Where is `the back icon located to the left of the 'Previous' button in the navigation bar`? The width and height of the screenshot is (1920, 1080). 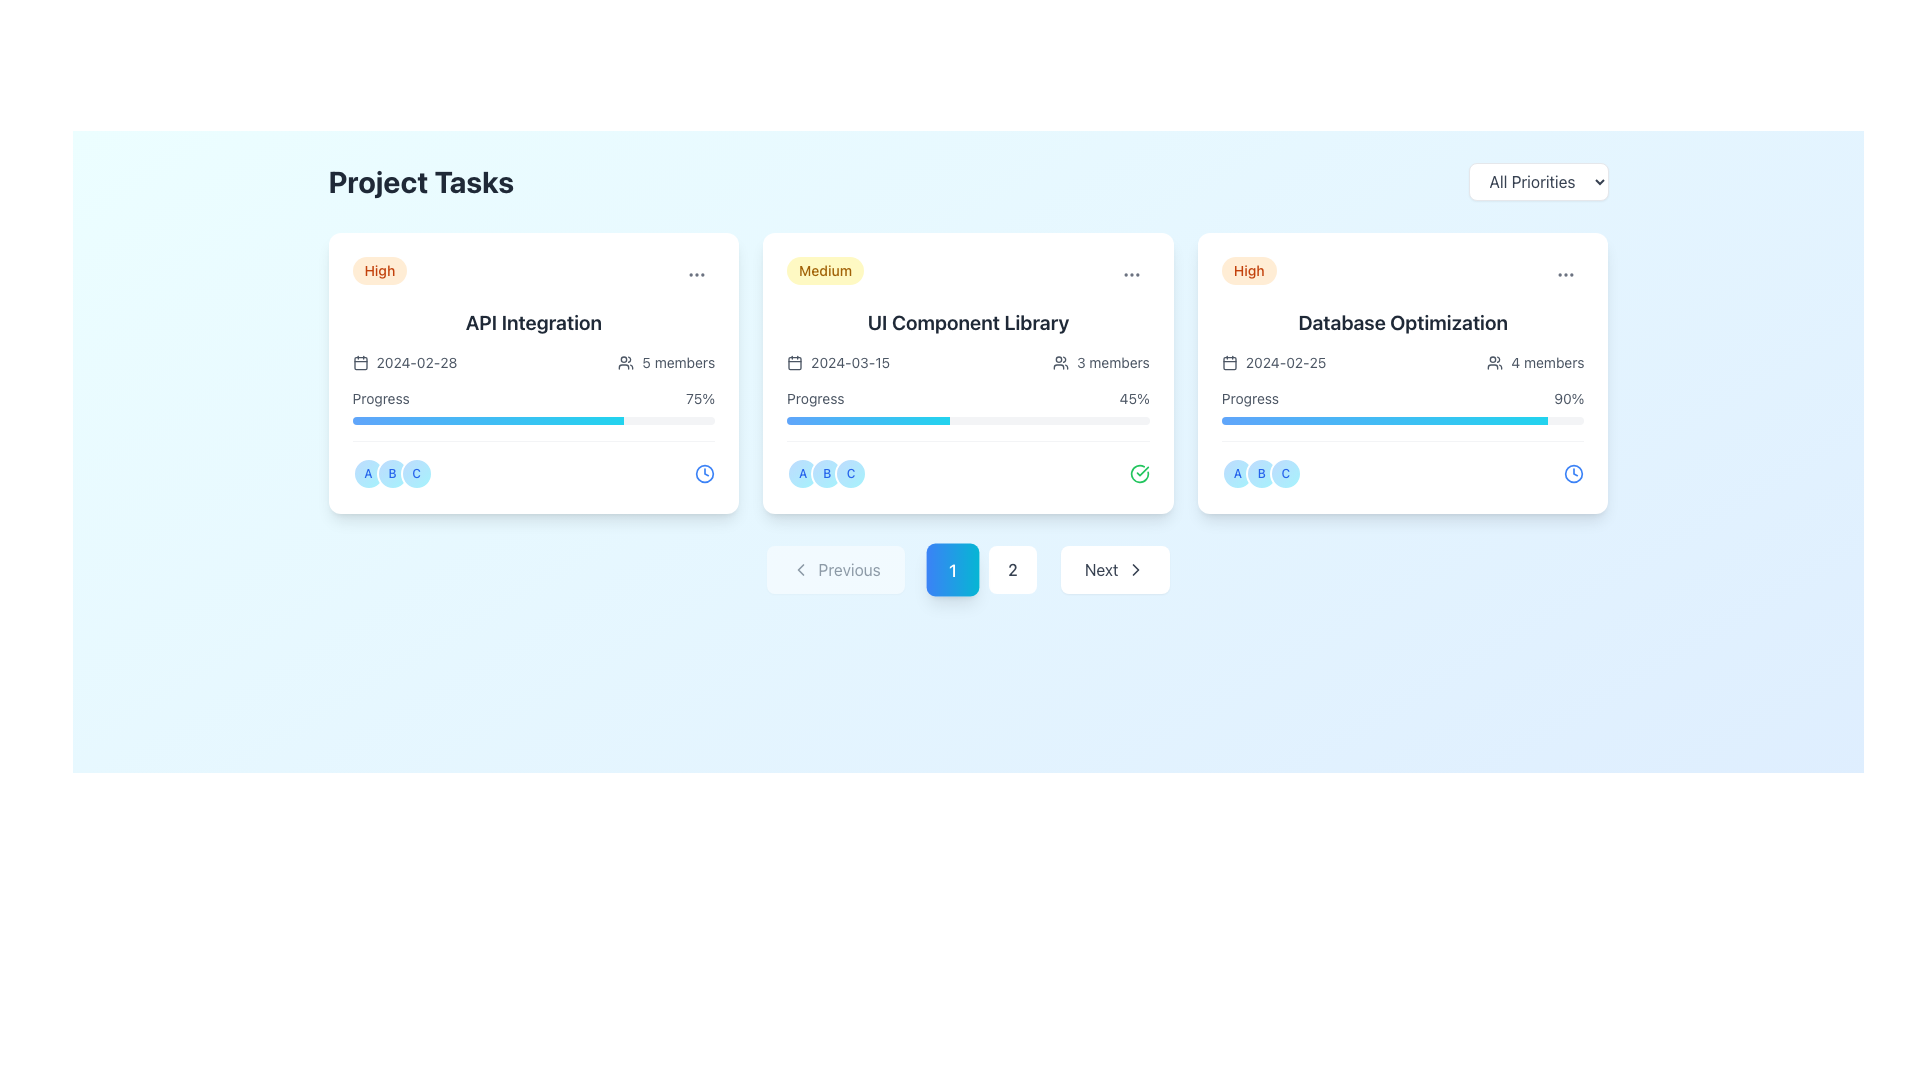 the back icon located to the left of the 'Previous' button in the navigation bar is located at coordinates (800, 570).